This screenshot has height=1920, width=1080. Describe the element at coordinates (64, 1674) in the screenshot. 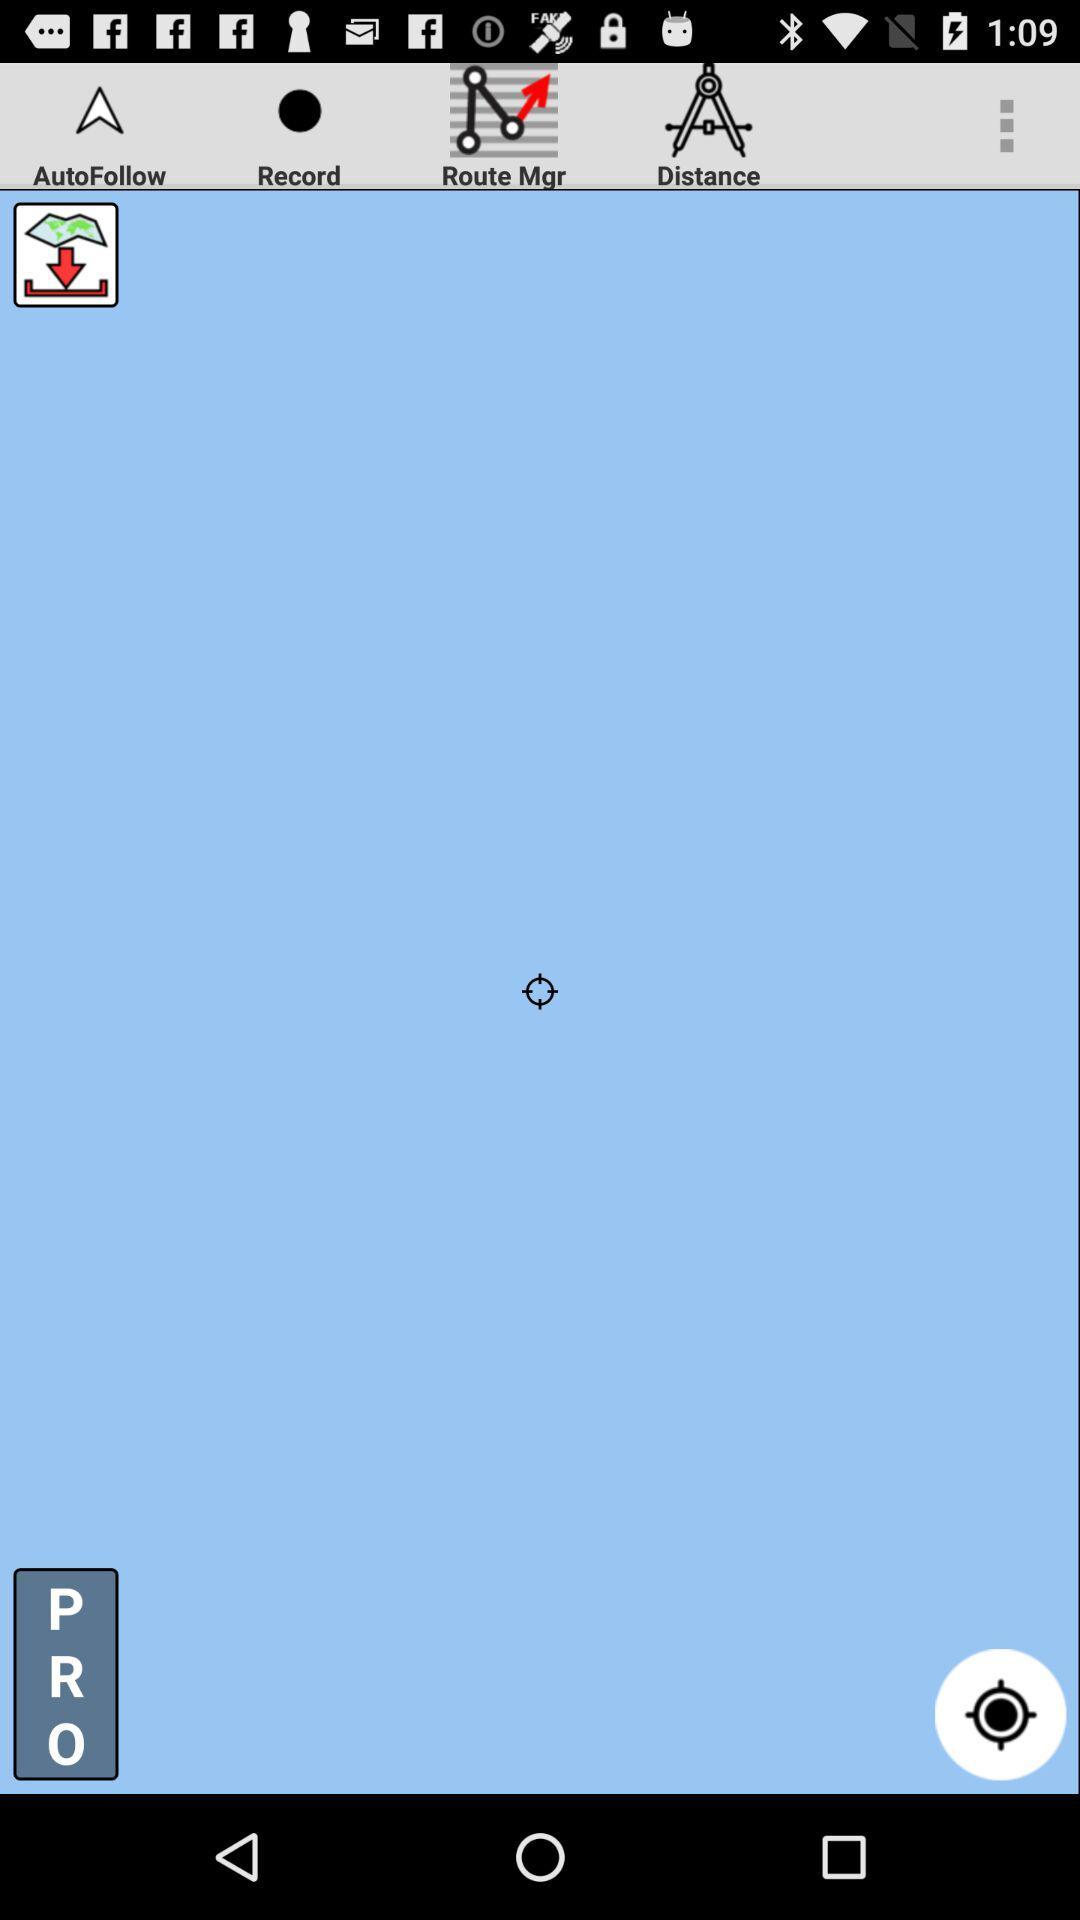

I see `p` at that location.